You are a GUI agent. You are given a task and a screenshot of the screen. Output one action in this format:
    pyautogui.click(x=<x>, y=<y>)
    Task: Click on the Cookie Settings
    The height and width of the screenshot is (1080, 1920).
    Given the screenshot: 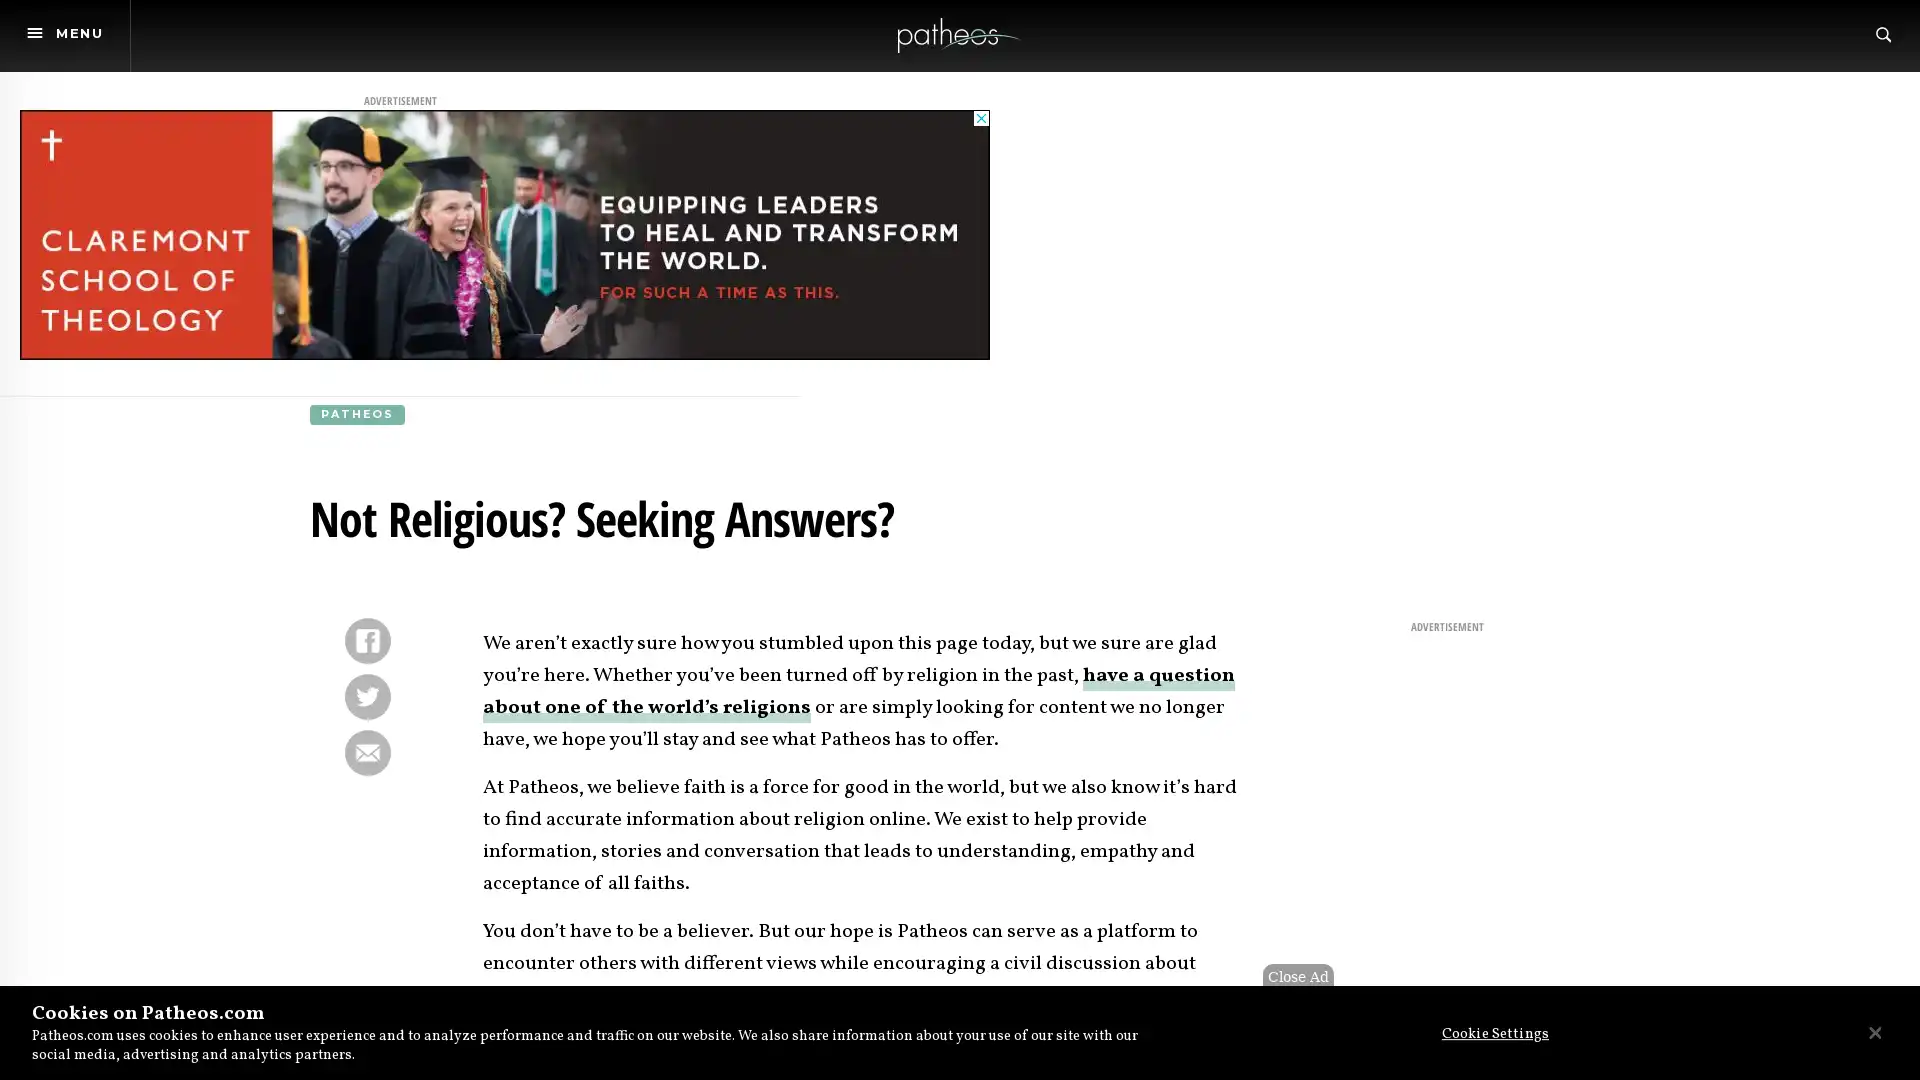 What is the action you would take?
    pyautogui.click(x=1489, y=1034)
    